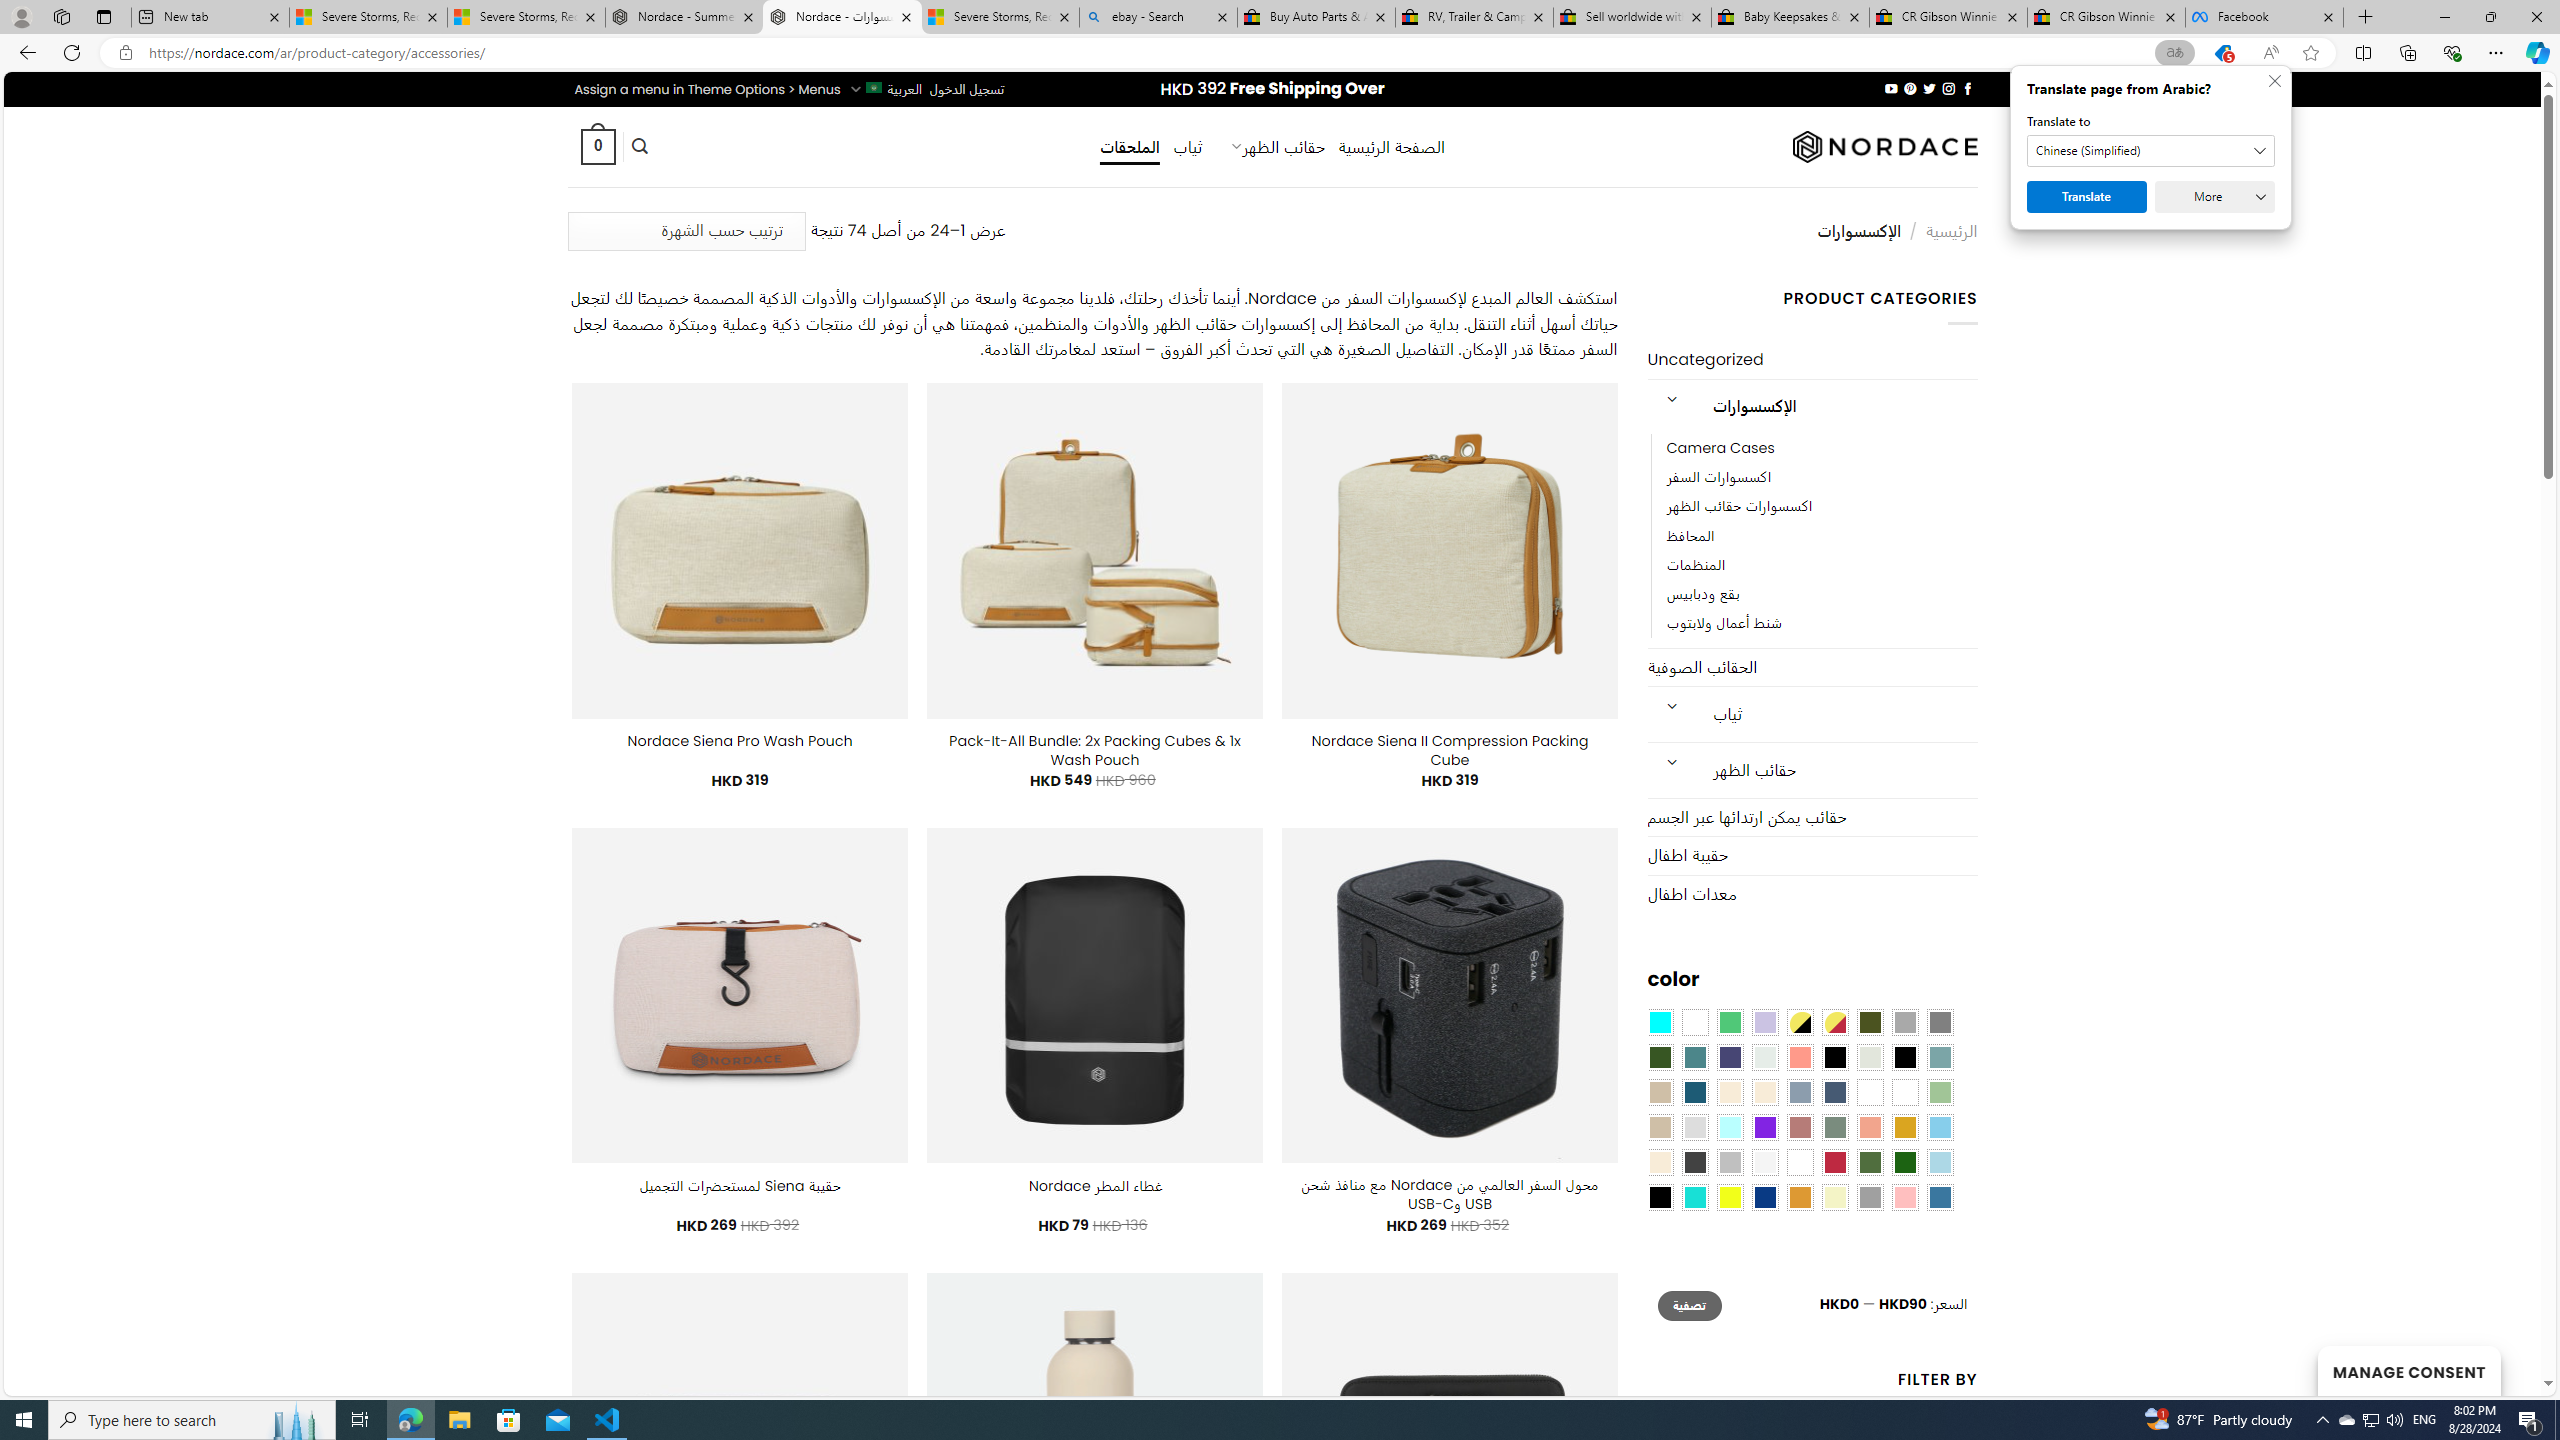  Describe the element at coordinates (1729, 1022) in the screenshot. I see `'Emerald Green'` at that location.